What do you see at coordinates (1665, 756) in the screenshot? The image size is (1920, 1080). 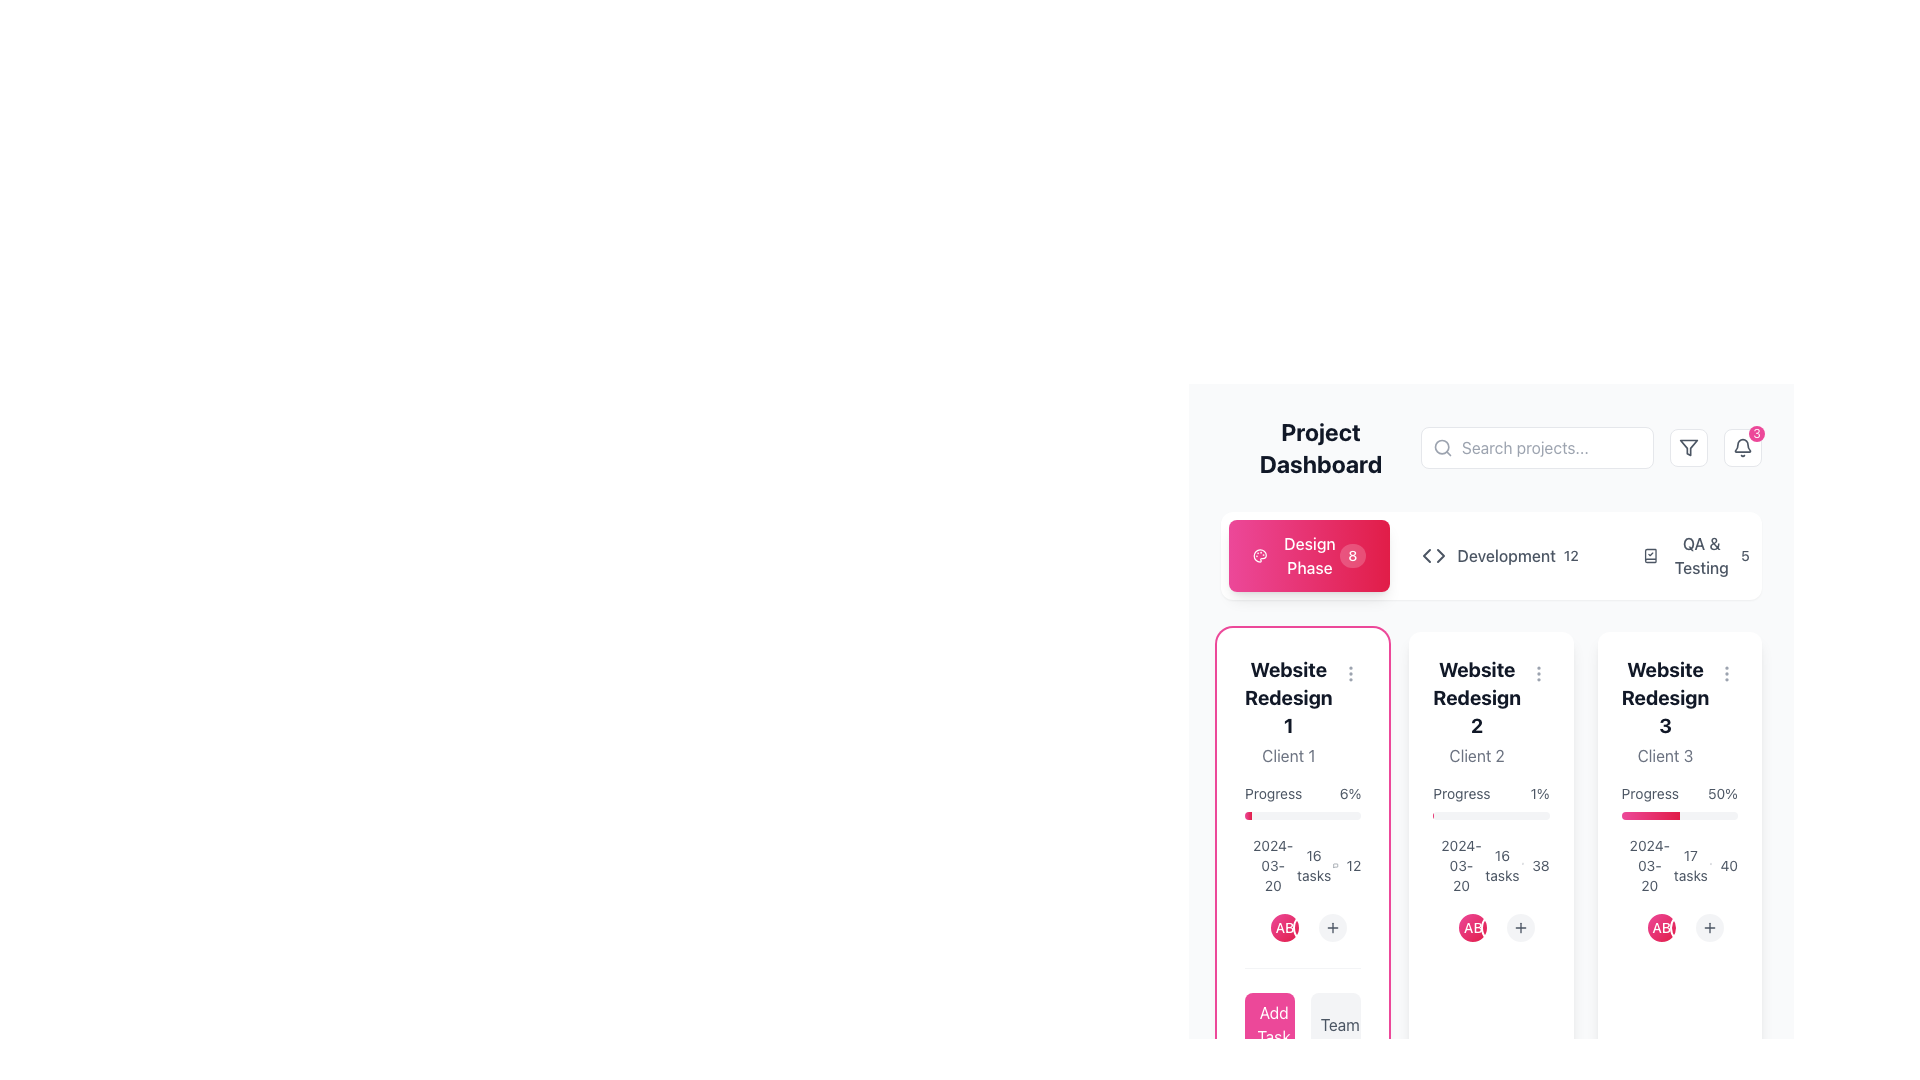 I see `the static text displaying the client's name for the project 'Website Redesign 3' located on the card in the rightmost column of the dashboard, positioned below the heading and above additional information` at bounding box center [1665, 756].